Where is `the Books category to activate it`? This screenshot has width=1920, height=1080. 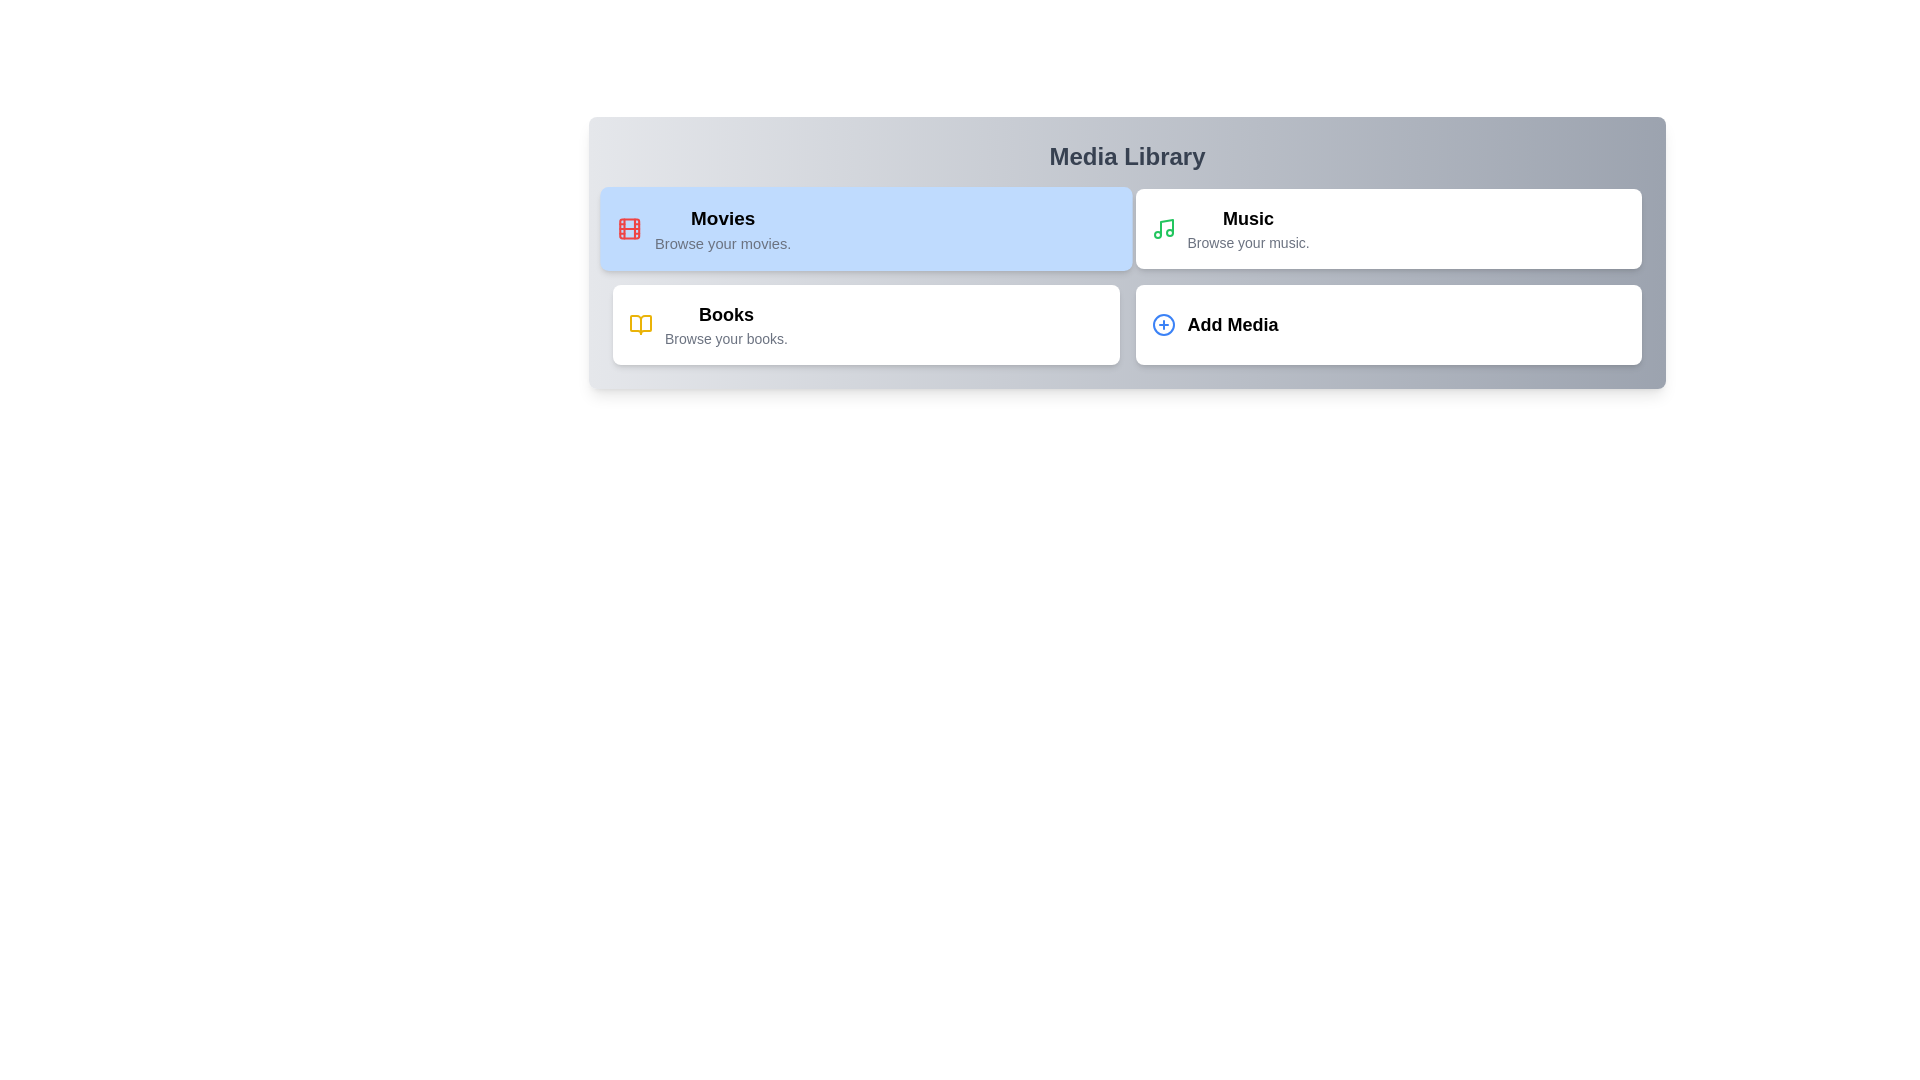
the Books category to activate it is located at coordinates (866, 323).